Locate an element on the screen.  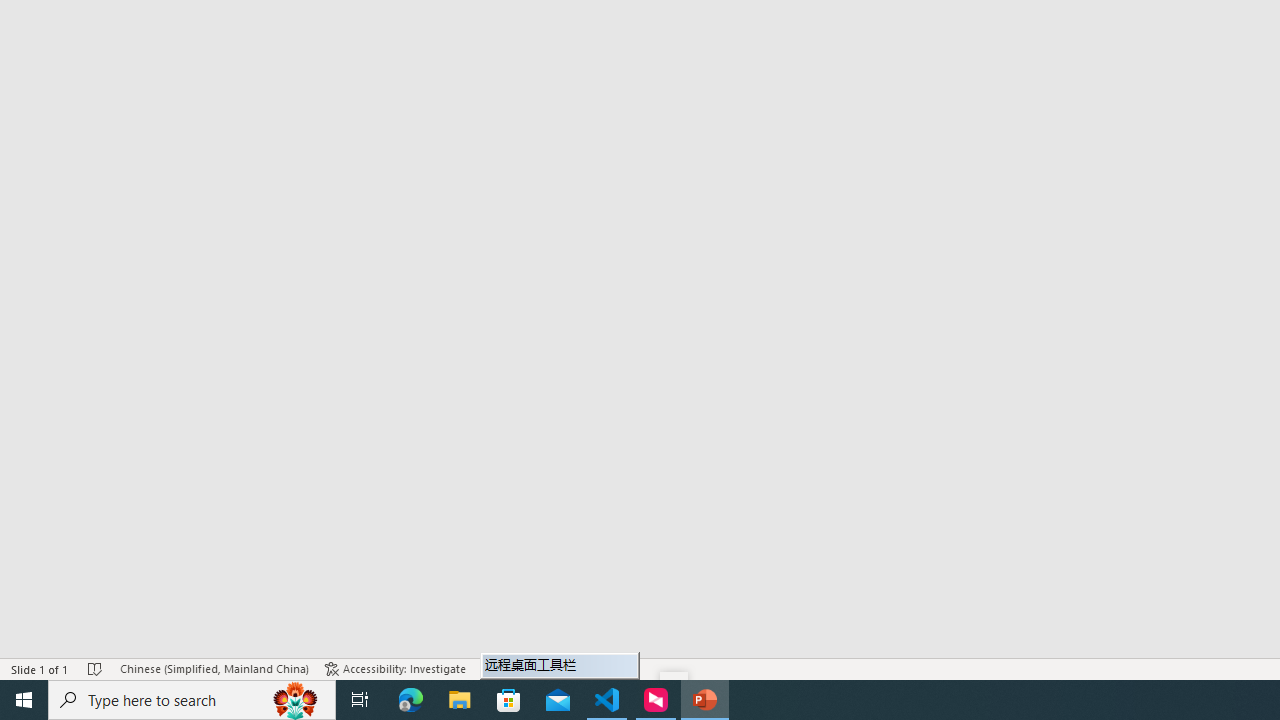
'Accessibility Checker Accessibility: Investigate' is located at coordinates (395, 669).